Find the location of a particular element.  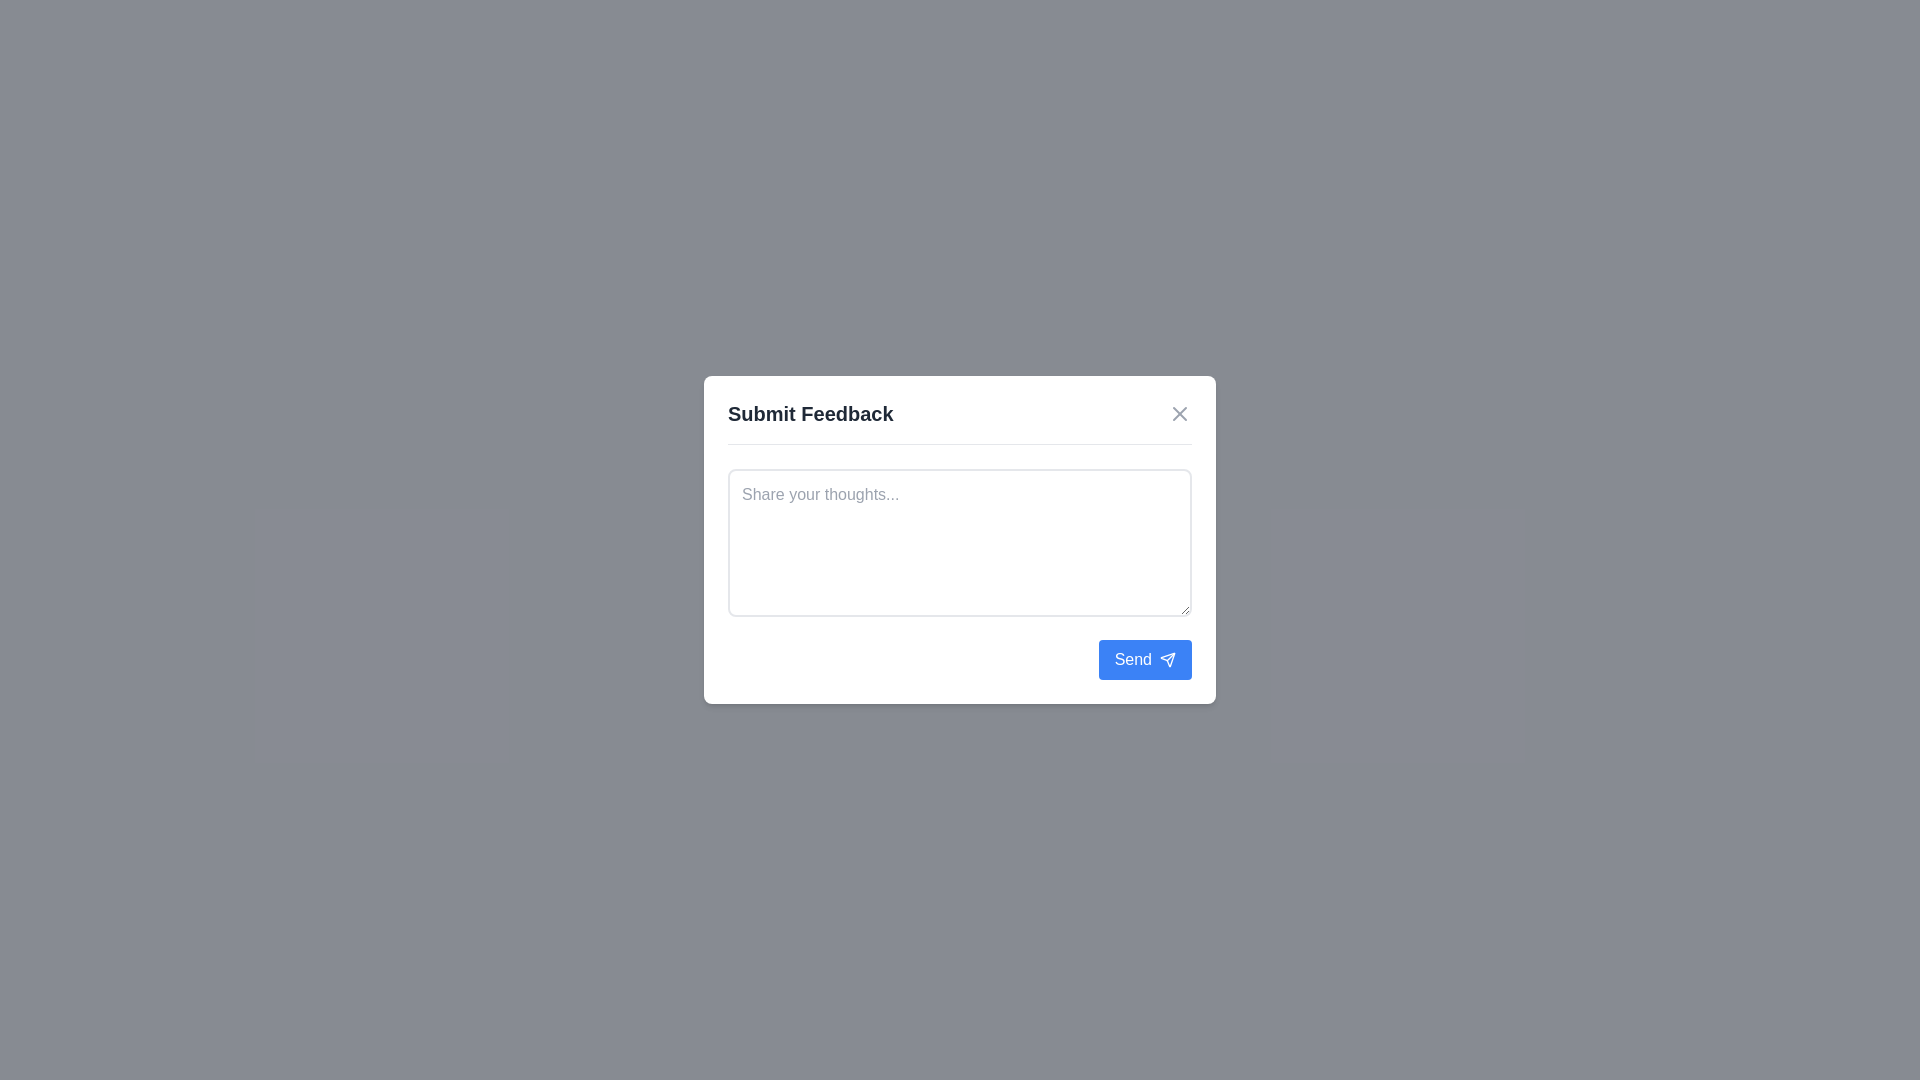

the close button to dismiss the dialog is located at coordinates (1180, 412).